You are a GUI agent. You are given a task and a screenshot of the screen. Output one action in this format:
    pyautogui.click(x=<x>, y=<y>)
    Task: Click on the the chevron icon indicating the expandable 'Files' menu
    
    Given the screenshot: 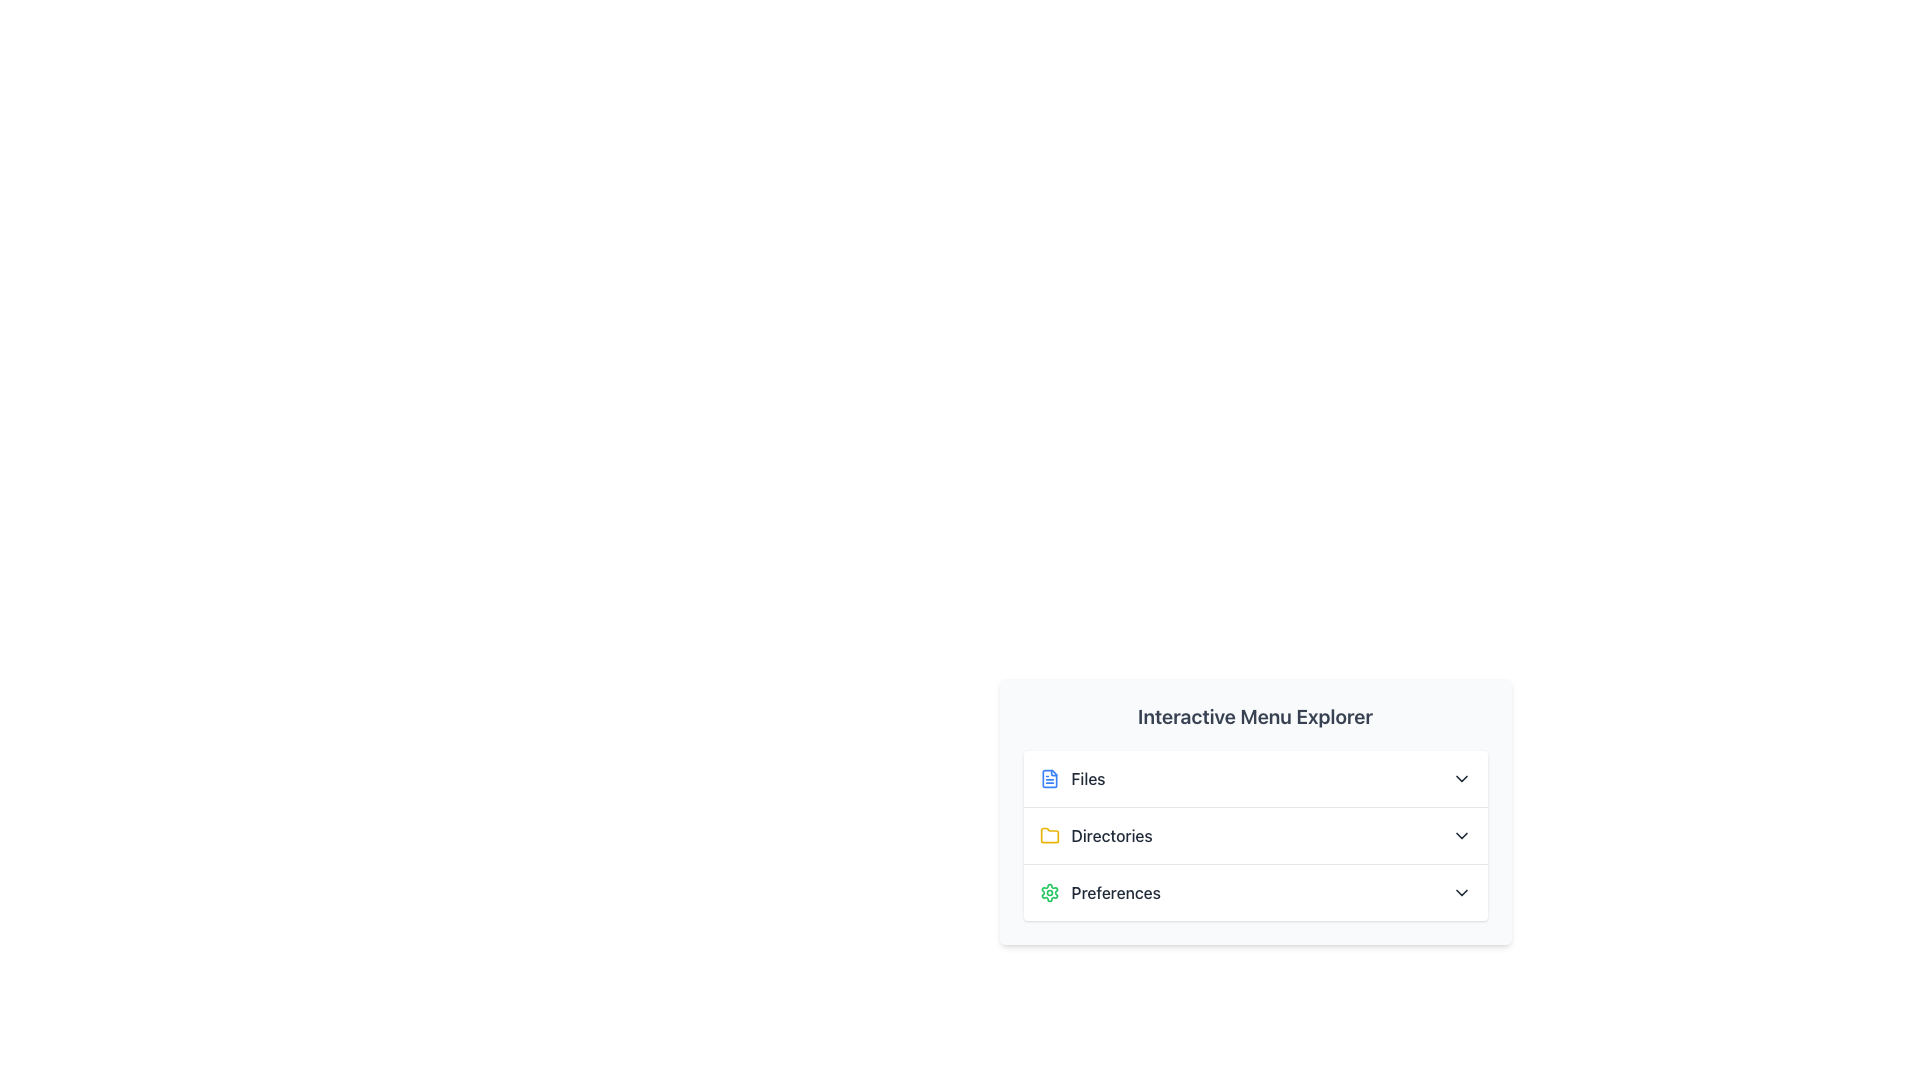 What is the action you would take?
    pyautogui.click(x=1461, y=778)
    